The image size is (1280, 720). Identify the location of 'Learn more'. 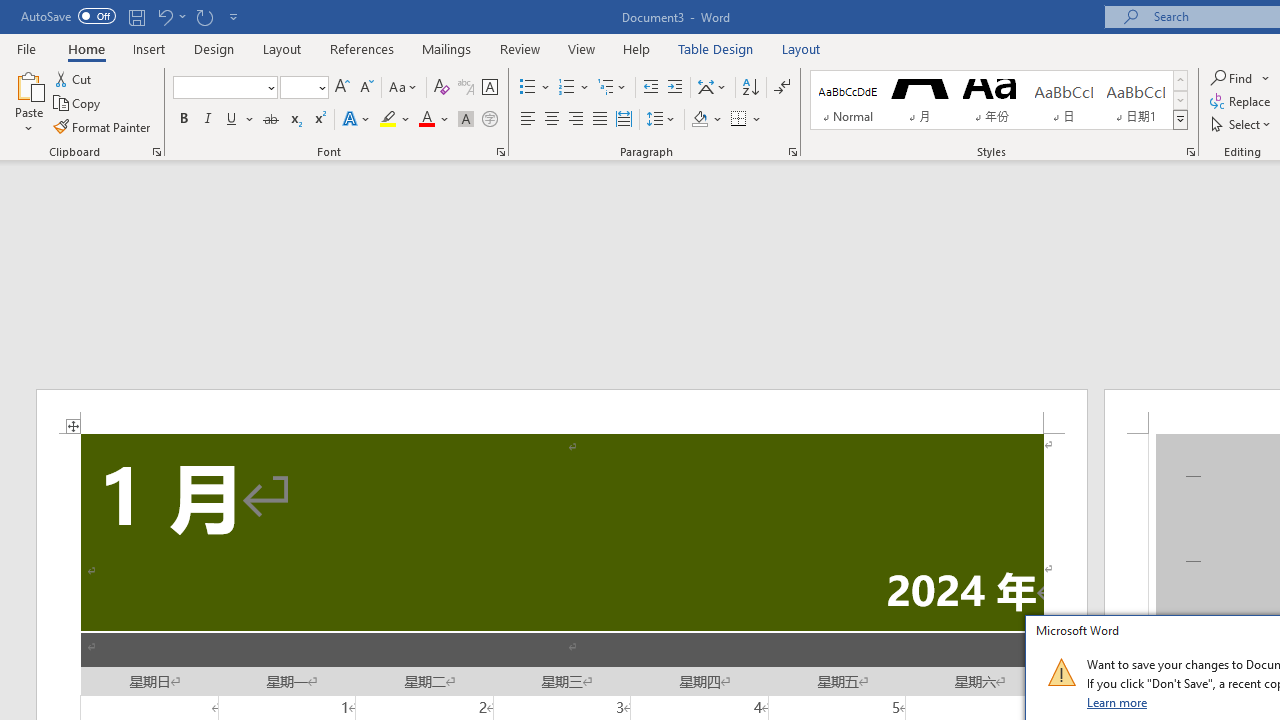
(1117, 701).